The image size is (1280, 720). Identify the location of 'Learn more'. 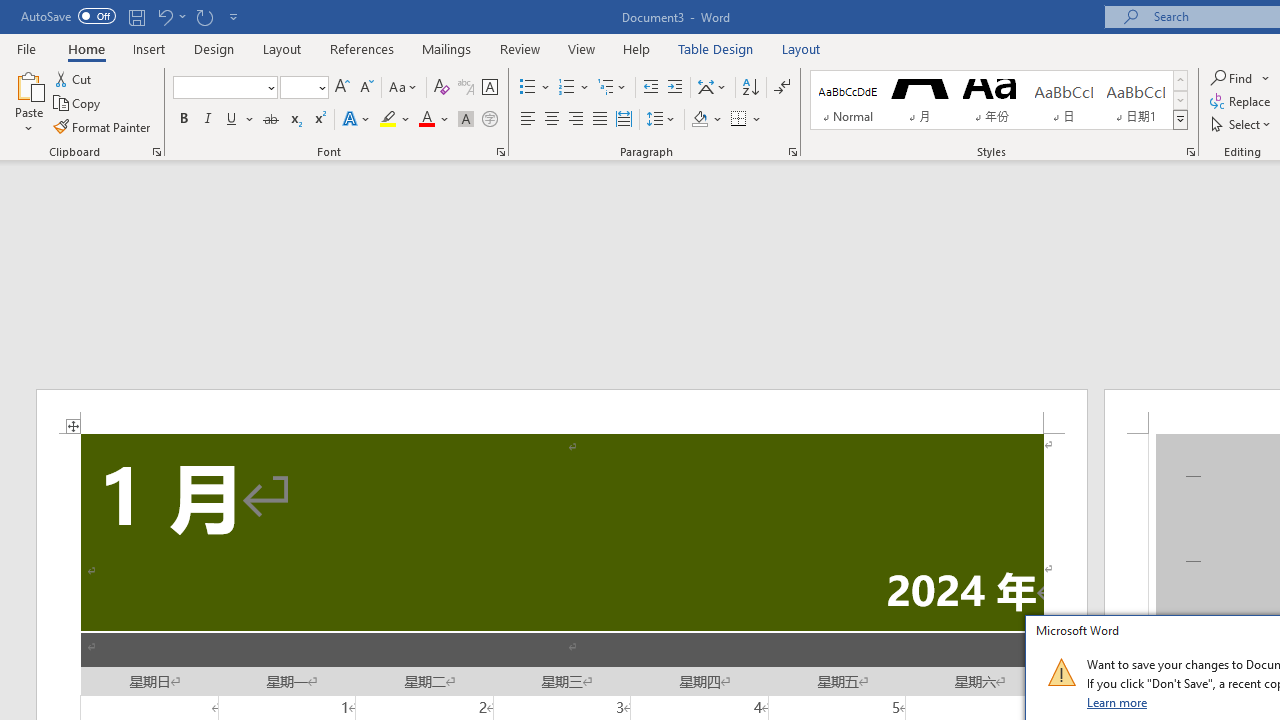
(1117, 701).